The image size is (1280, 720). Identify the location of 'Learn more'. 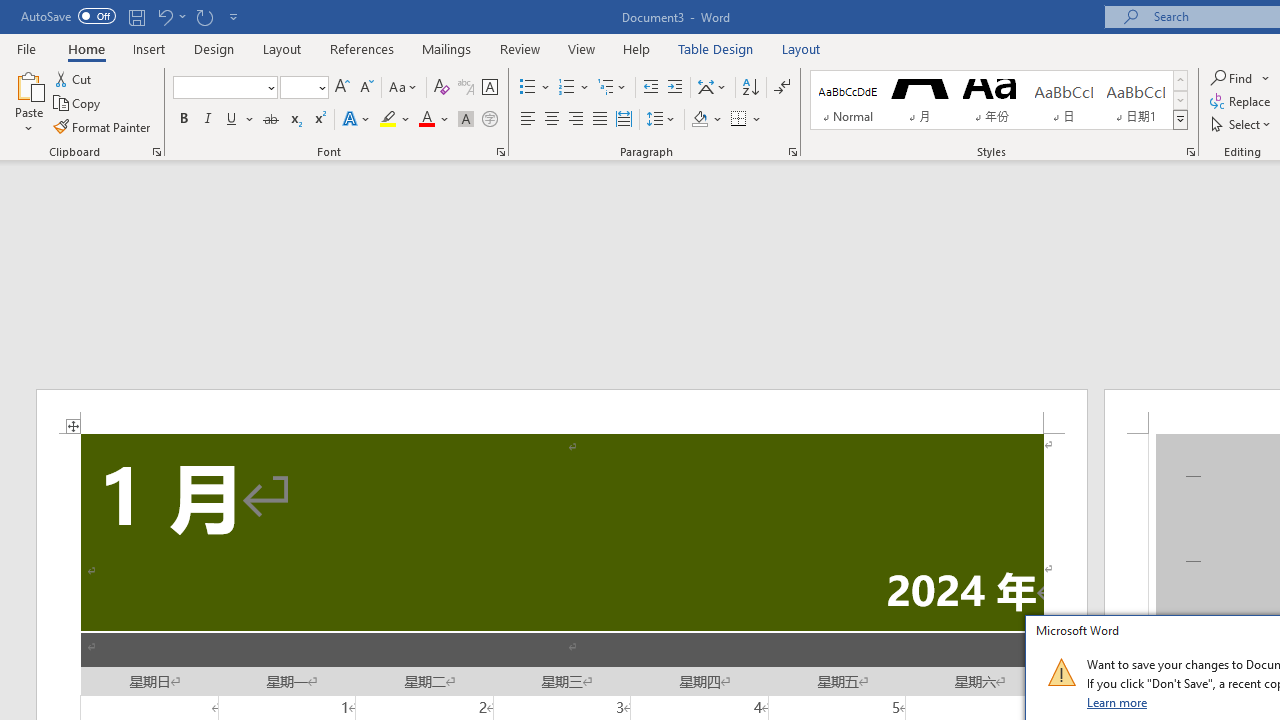
(1117, 701).